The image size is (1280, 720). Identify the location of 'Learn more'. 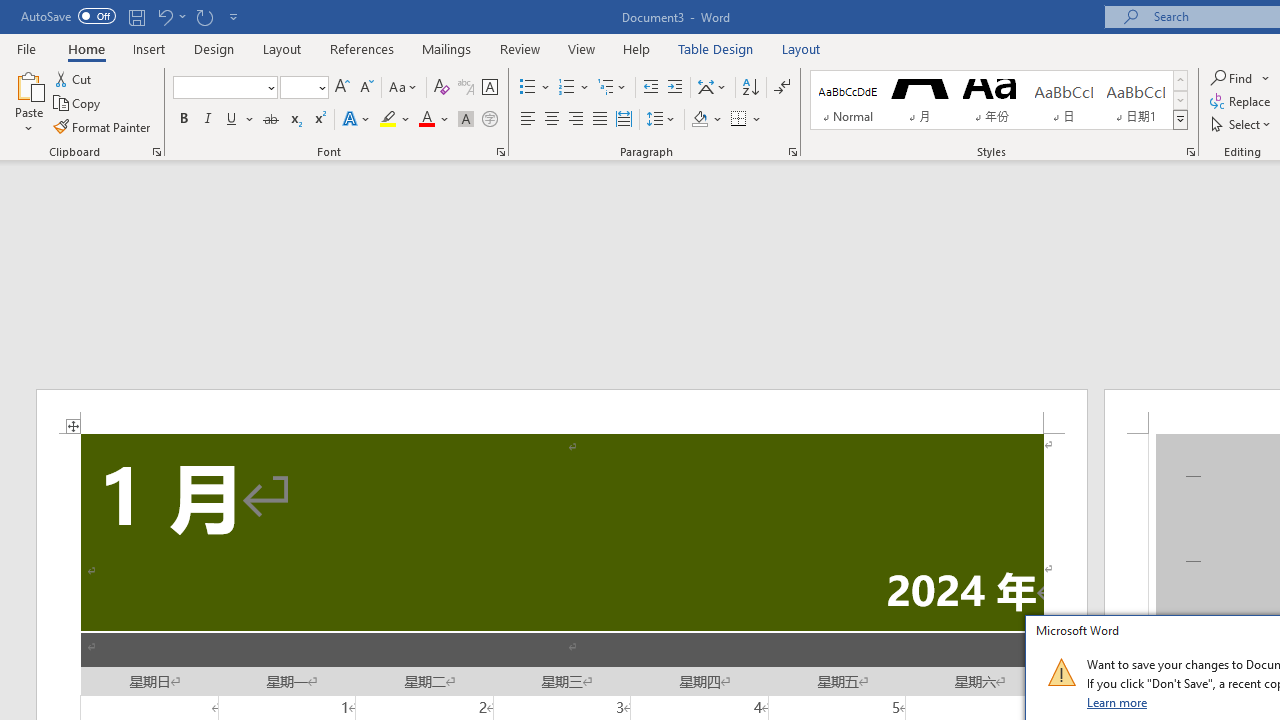
(1117, 701).